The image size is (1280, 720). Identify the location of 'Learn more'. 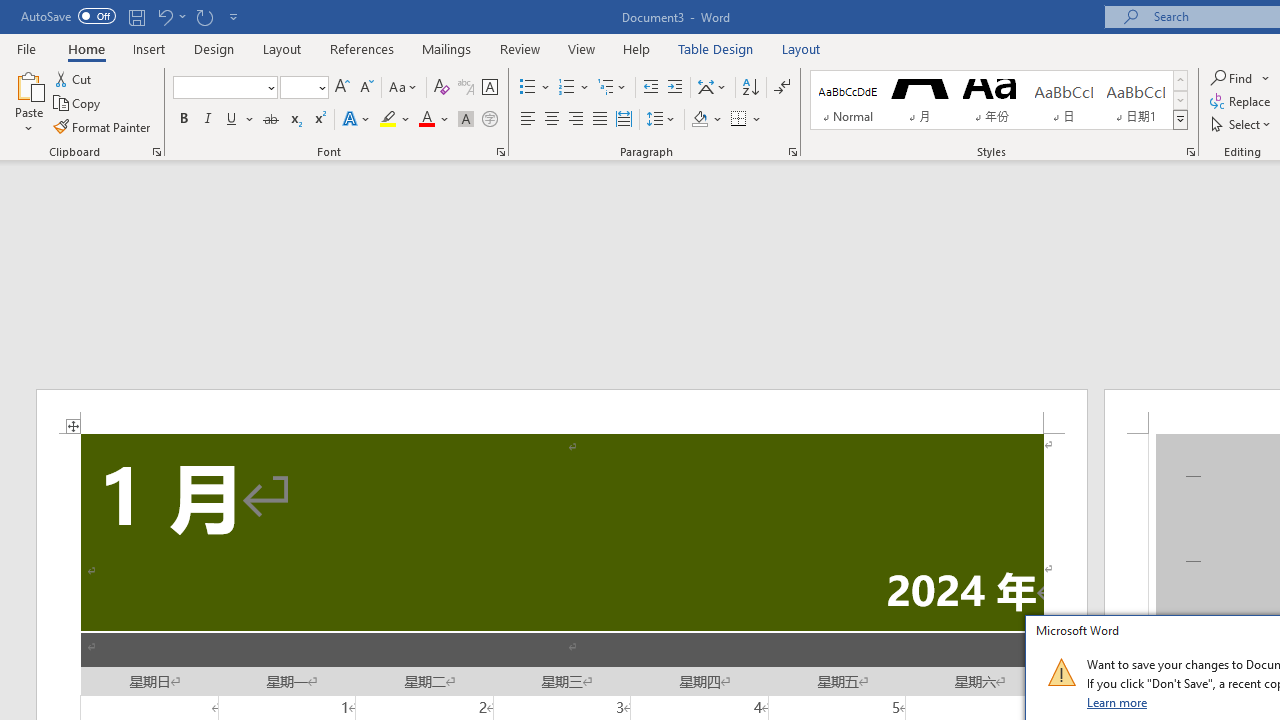
(1117, 701).